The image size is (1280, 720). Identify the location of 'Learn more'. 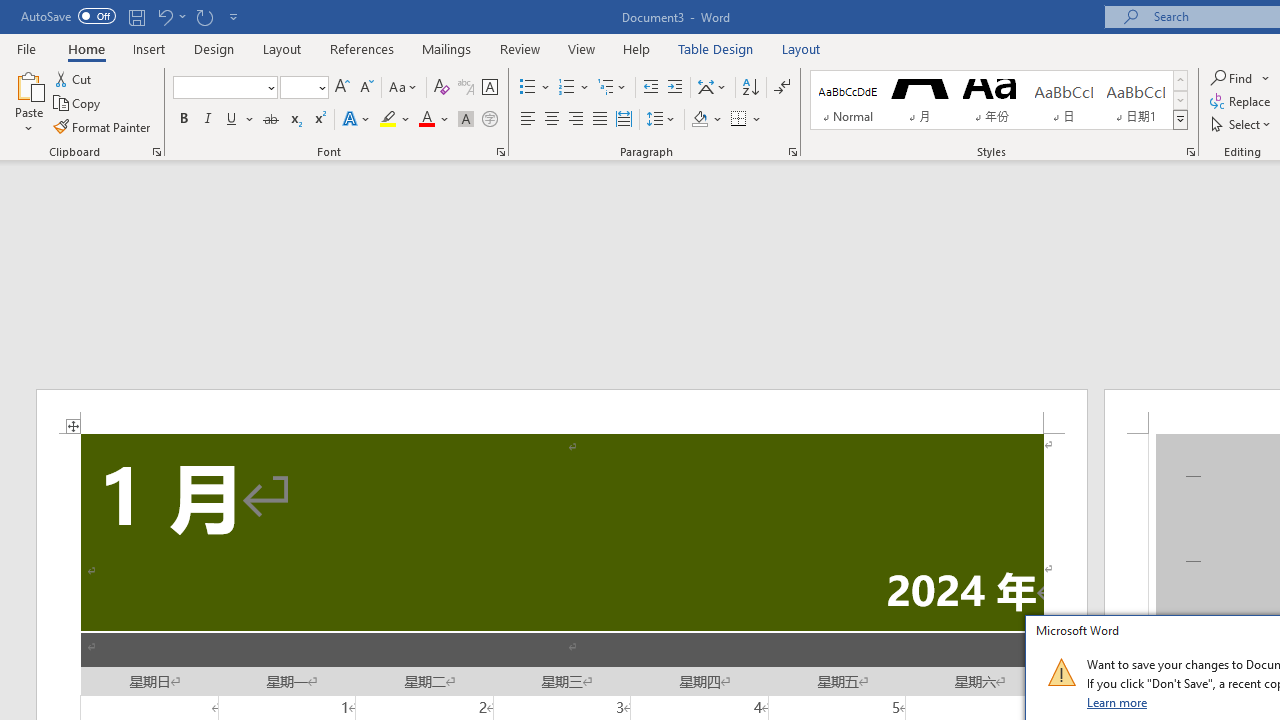
(1117, 701).